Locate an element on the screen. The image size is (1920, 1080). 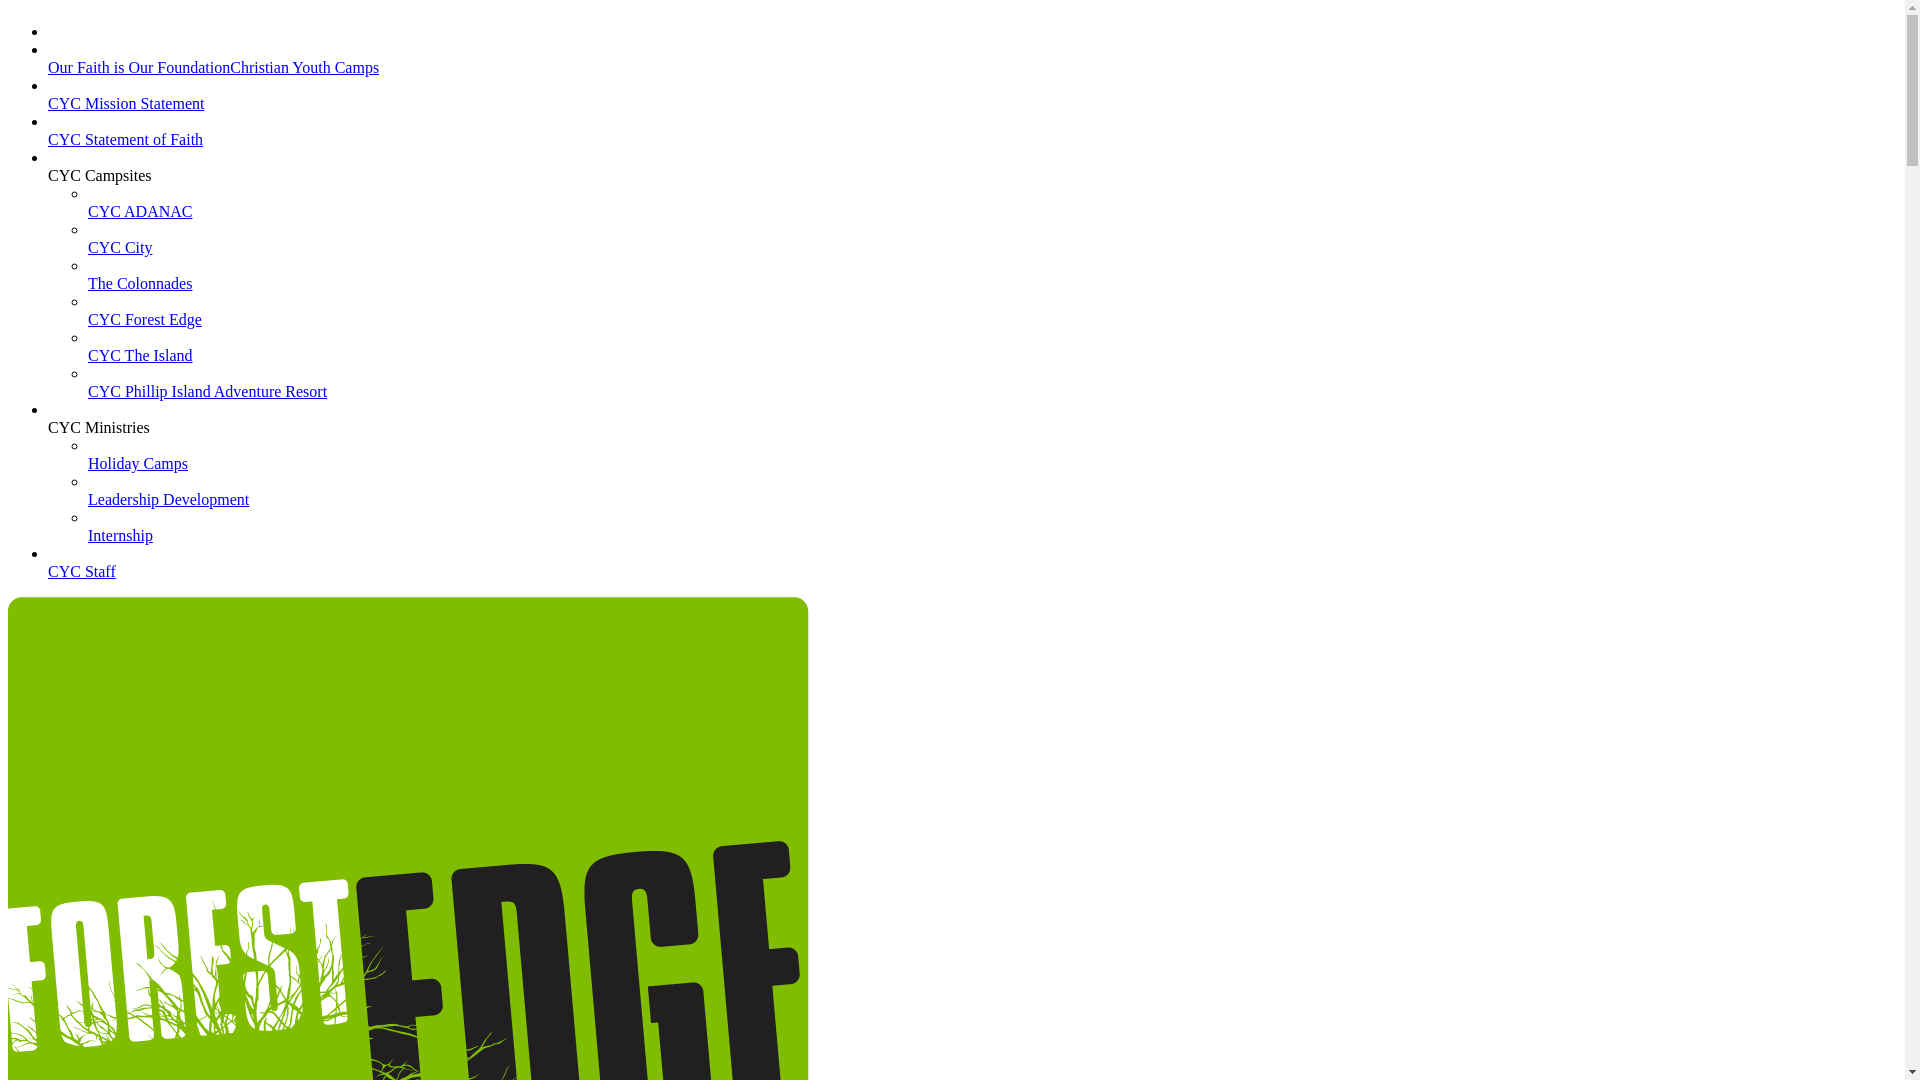
'CYC Forest Edge' is located at coordinates (86, 327).